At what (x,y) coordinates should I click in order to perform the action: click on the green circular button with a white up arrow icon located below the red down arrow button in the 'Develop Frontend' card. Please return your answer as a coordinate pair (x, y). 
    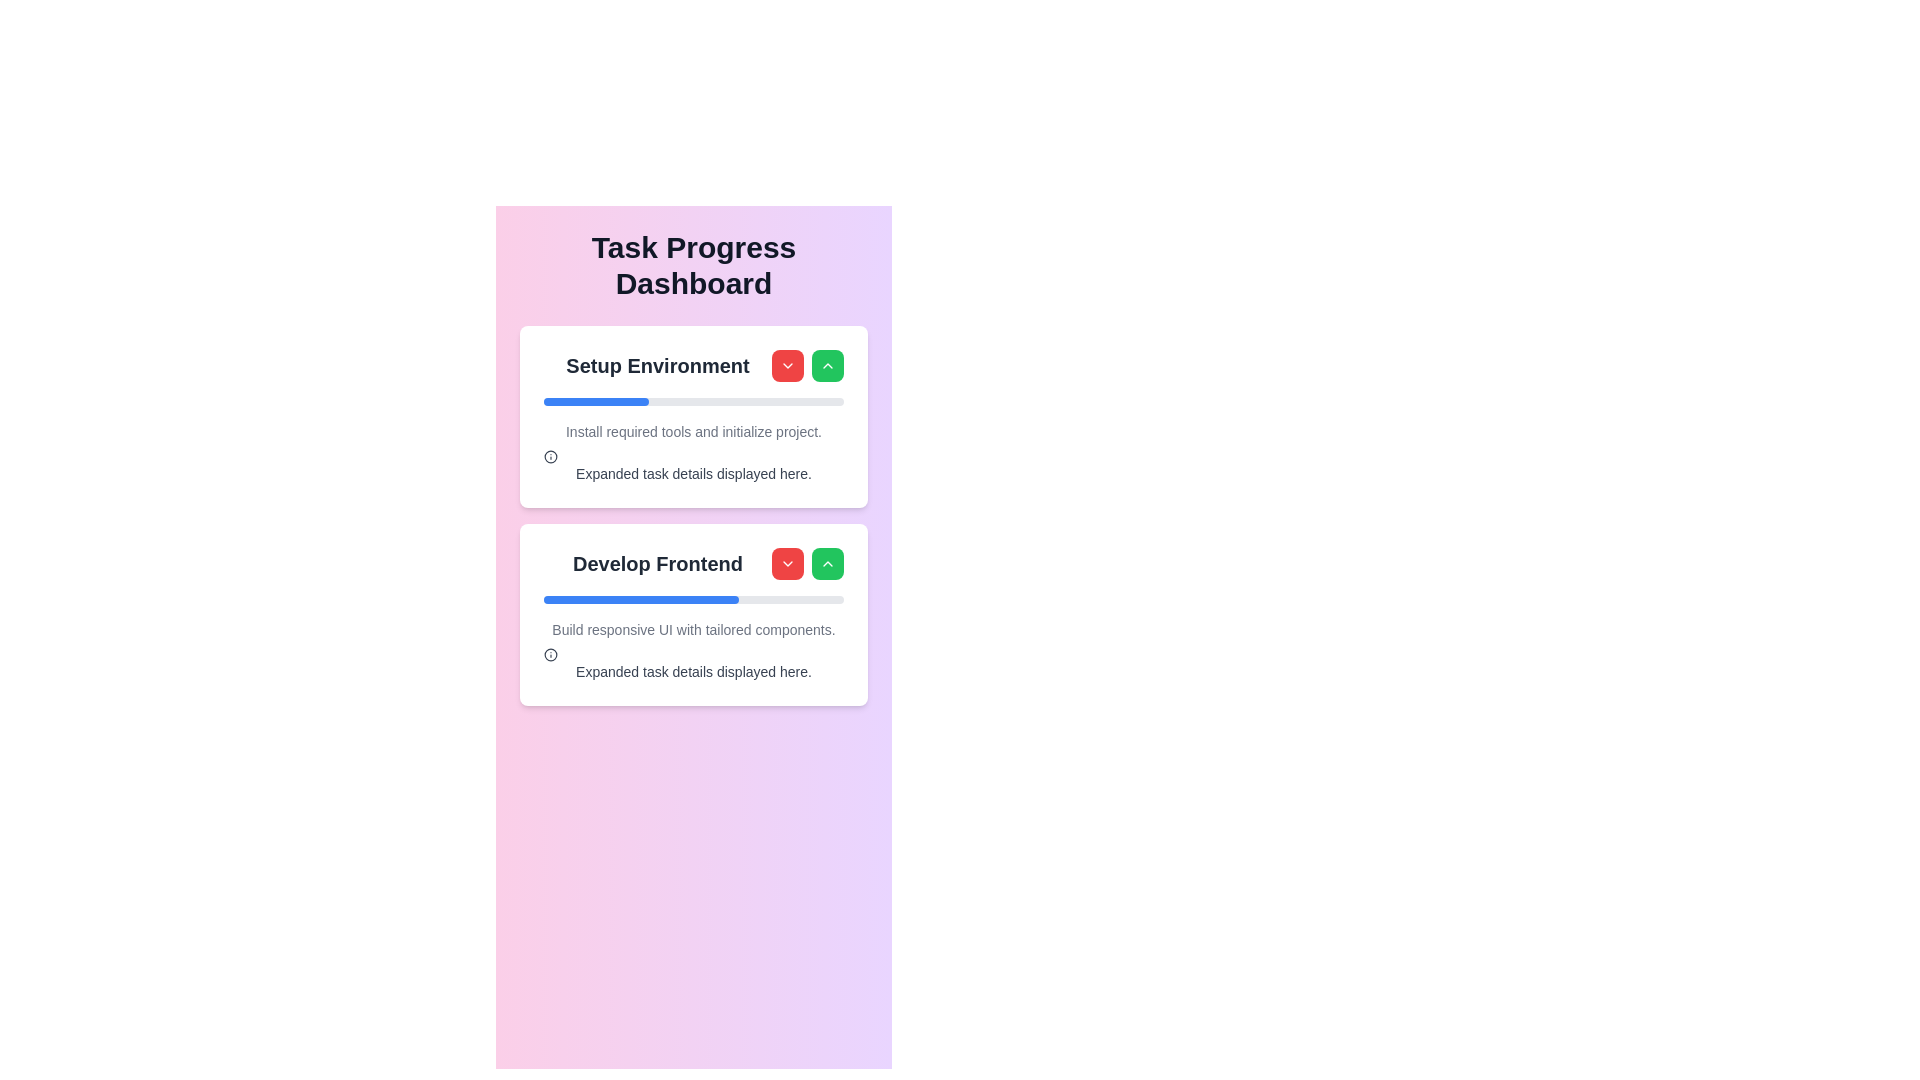
    Looking at the image, I should click on (828, 366).